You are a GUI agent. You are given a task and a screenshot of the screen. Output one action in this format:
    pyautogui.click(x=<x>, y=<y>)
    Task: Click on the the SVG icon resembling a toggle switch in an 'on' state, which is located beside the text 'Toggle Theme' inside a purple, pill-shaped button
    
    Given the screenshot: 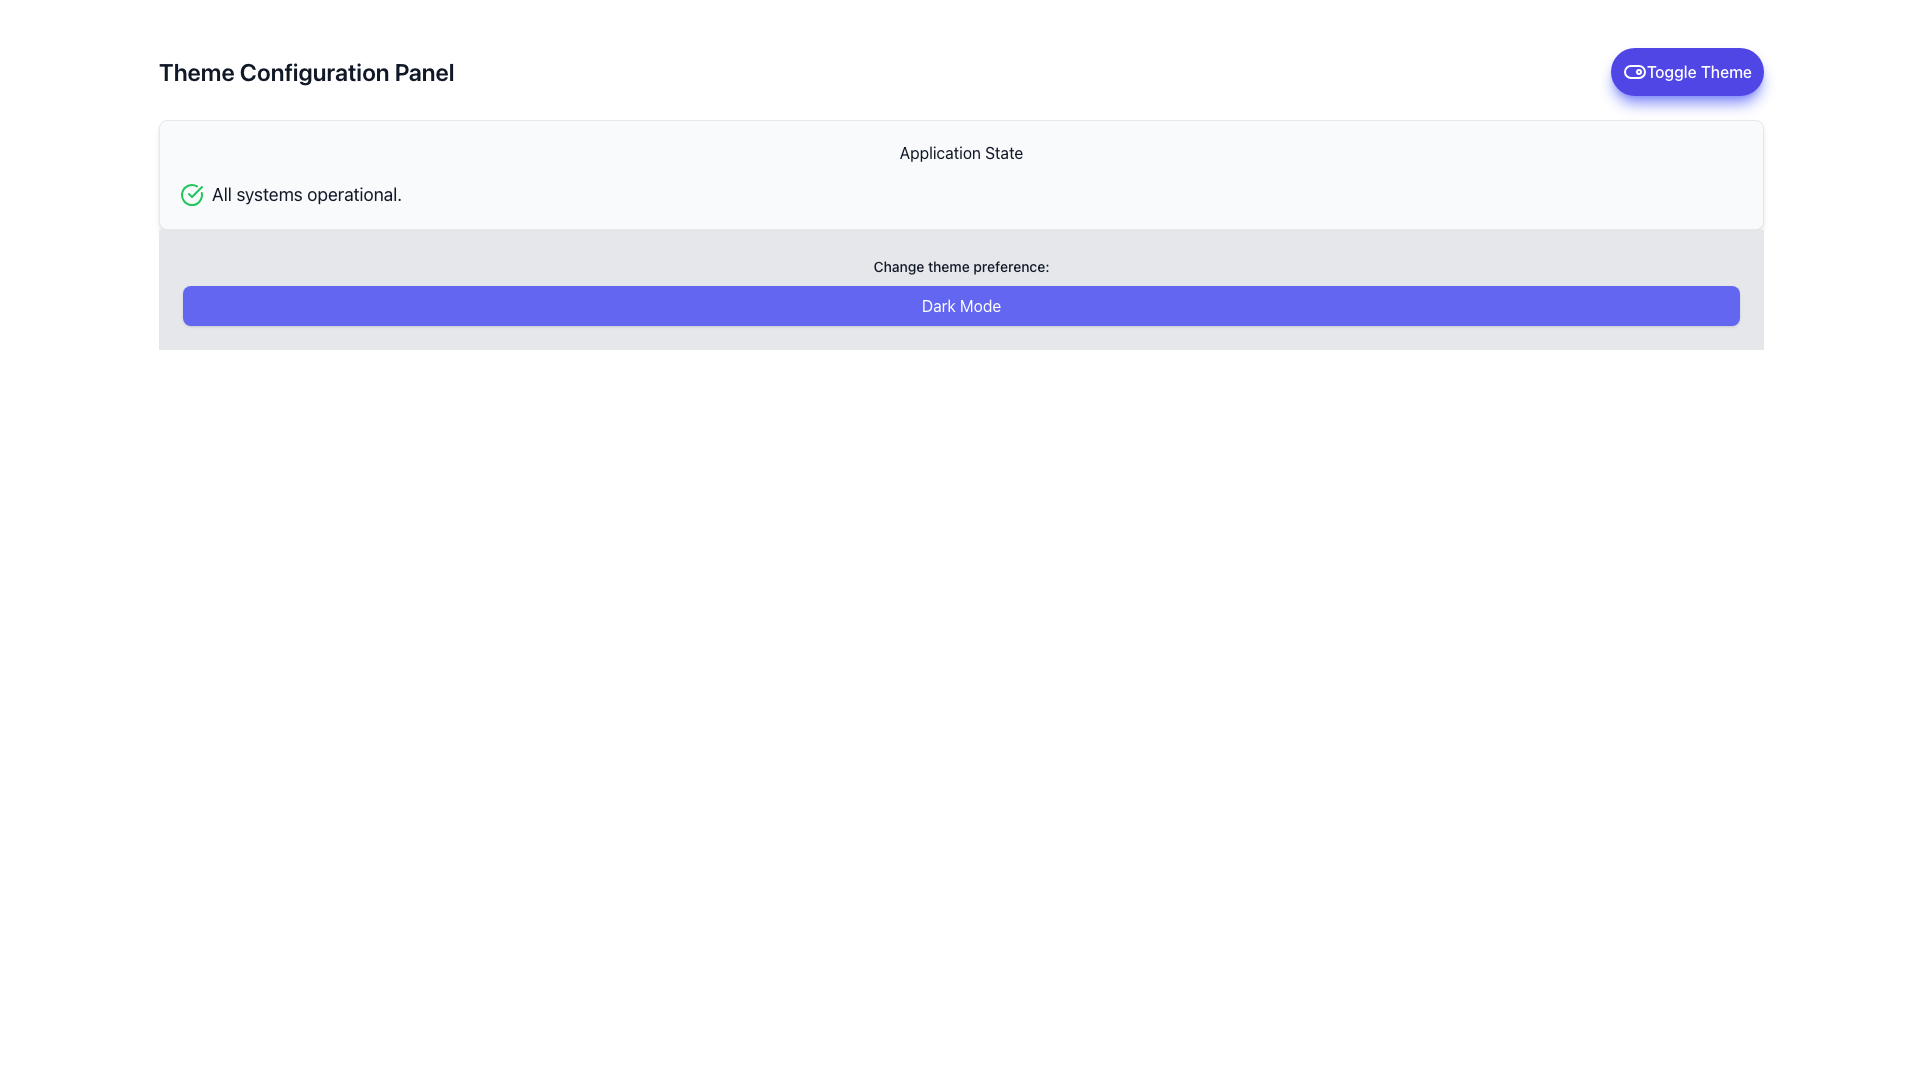 What is the action you would take?
    pyautogui.click(x=1634, y=71)
    